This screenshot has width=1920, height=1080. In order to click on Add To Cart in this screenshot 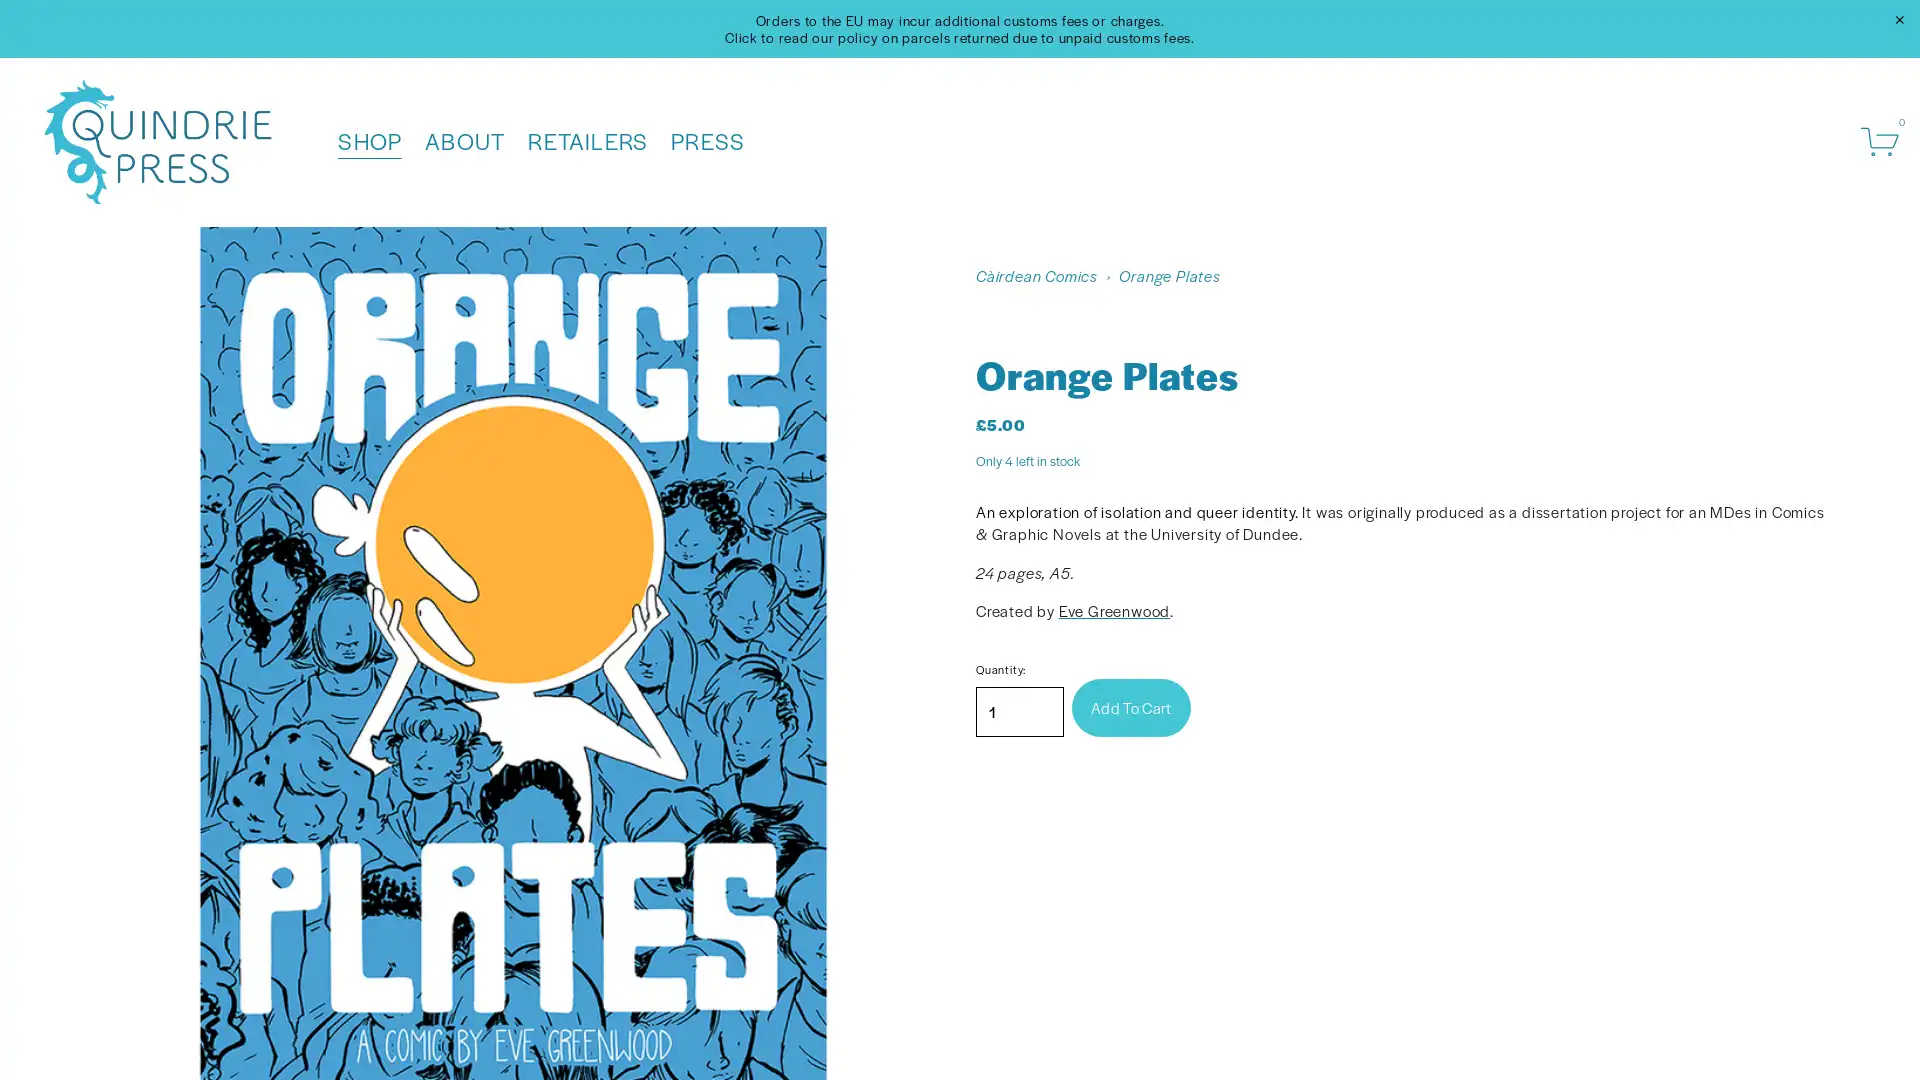, I will do `click(1130, 705)`.